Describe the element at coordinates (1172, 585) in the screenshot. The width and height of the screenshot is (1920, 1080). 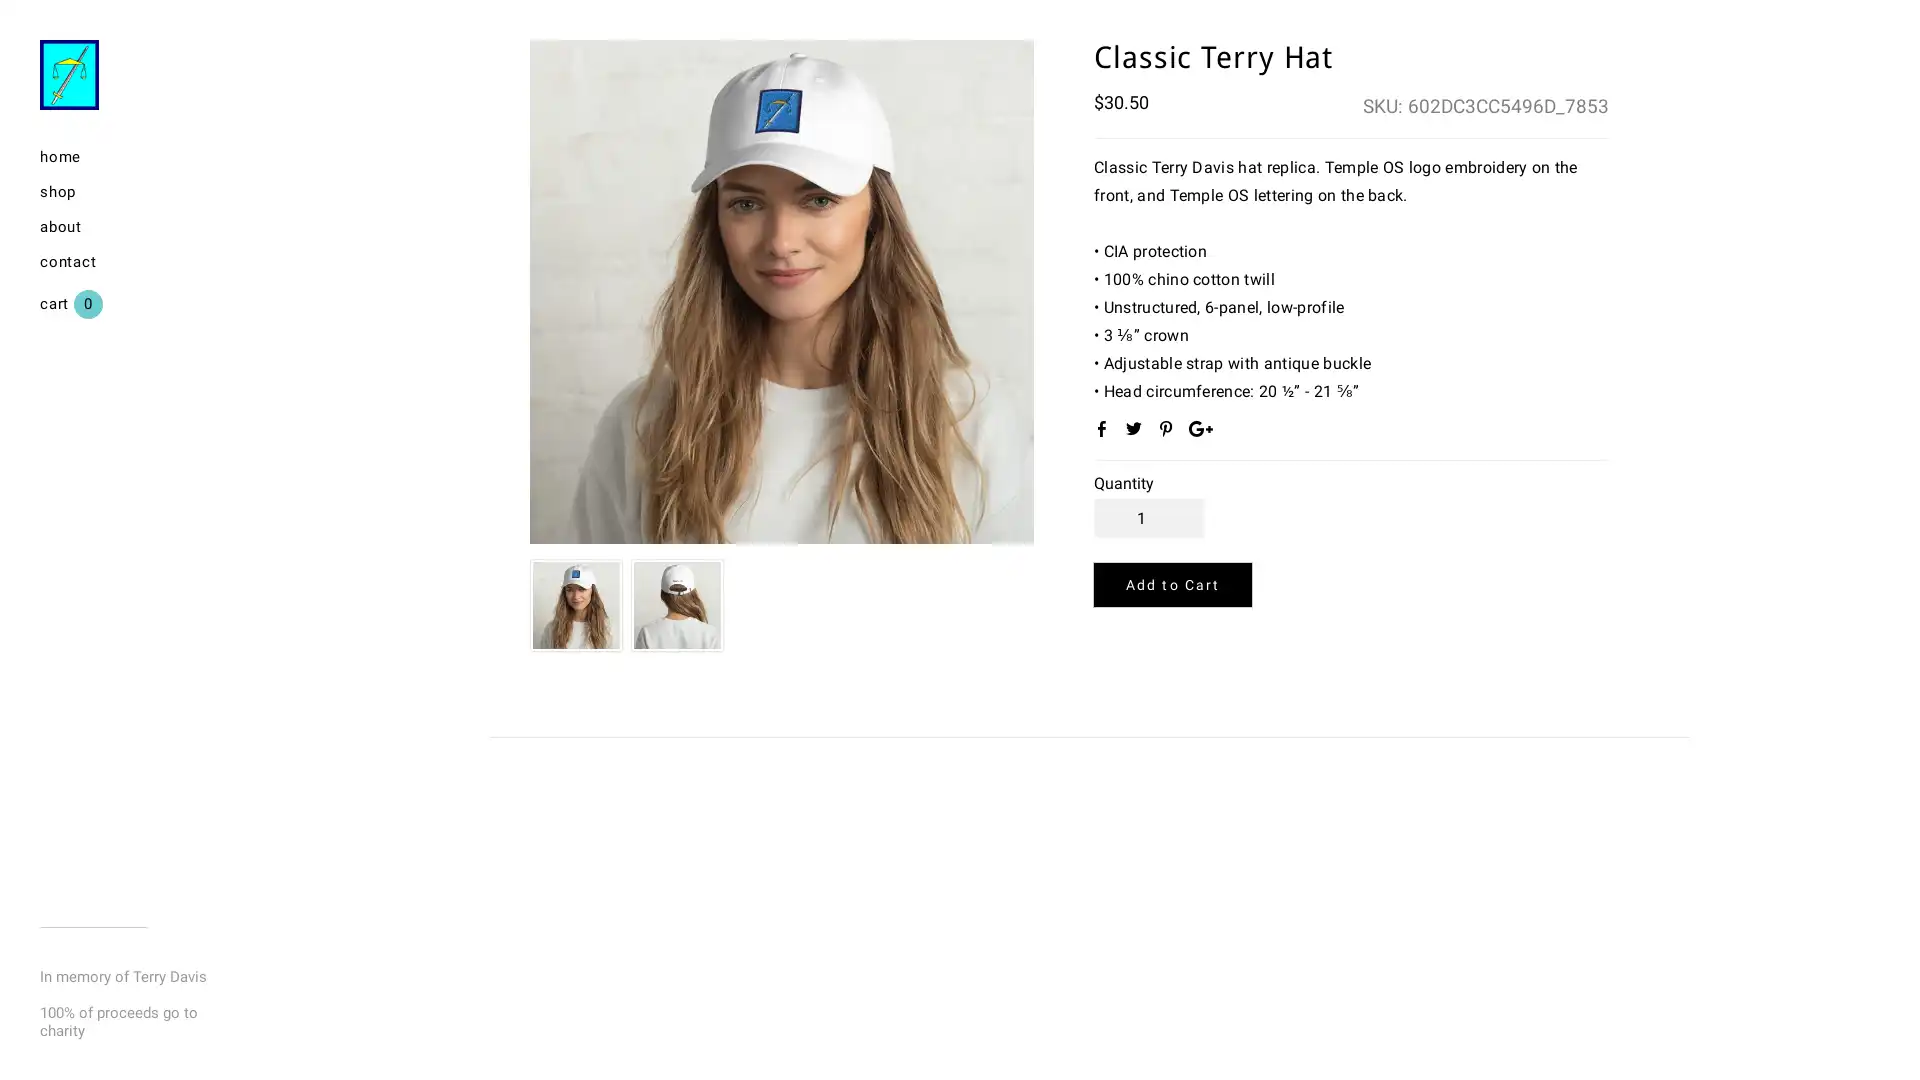
I see `Add to Cart` at that location.